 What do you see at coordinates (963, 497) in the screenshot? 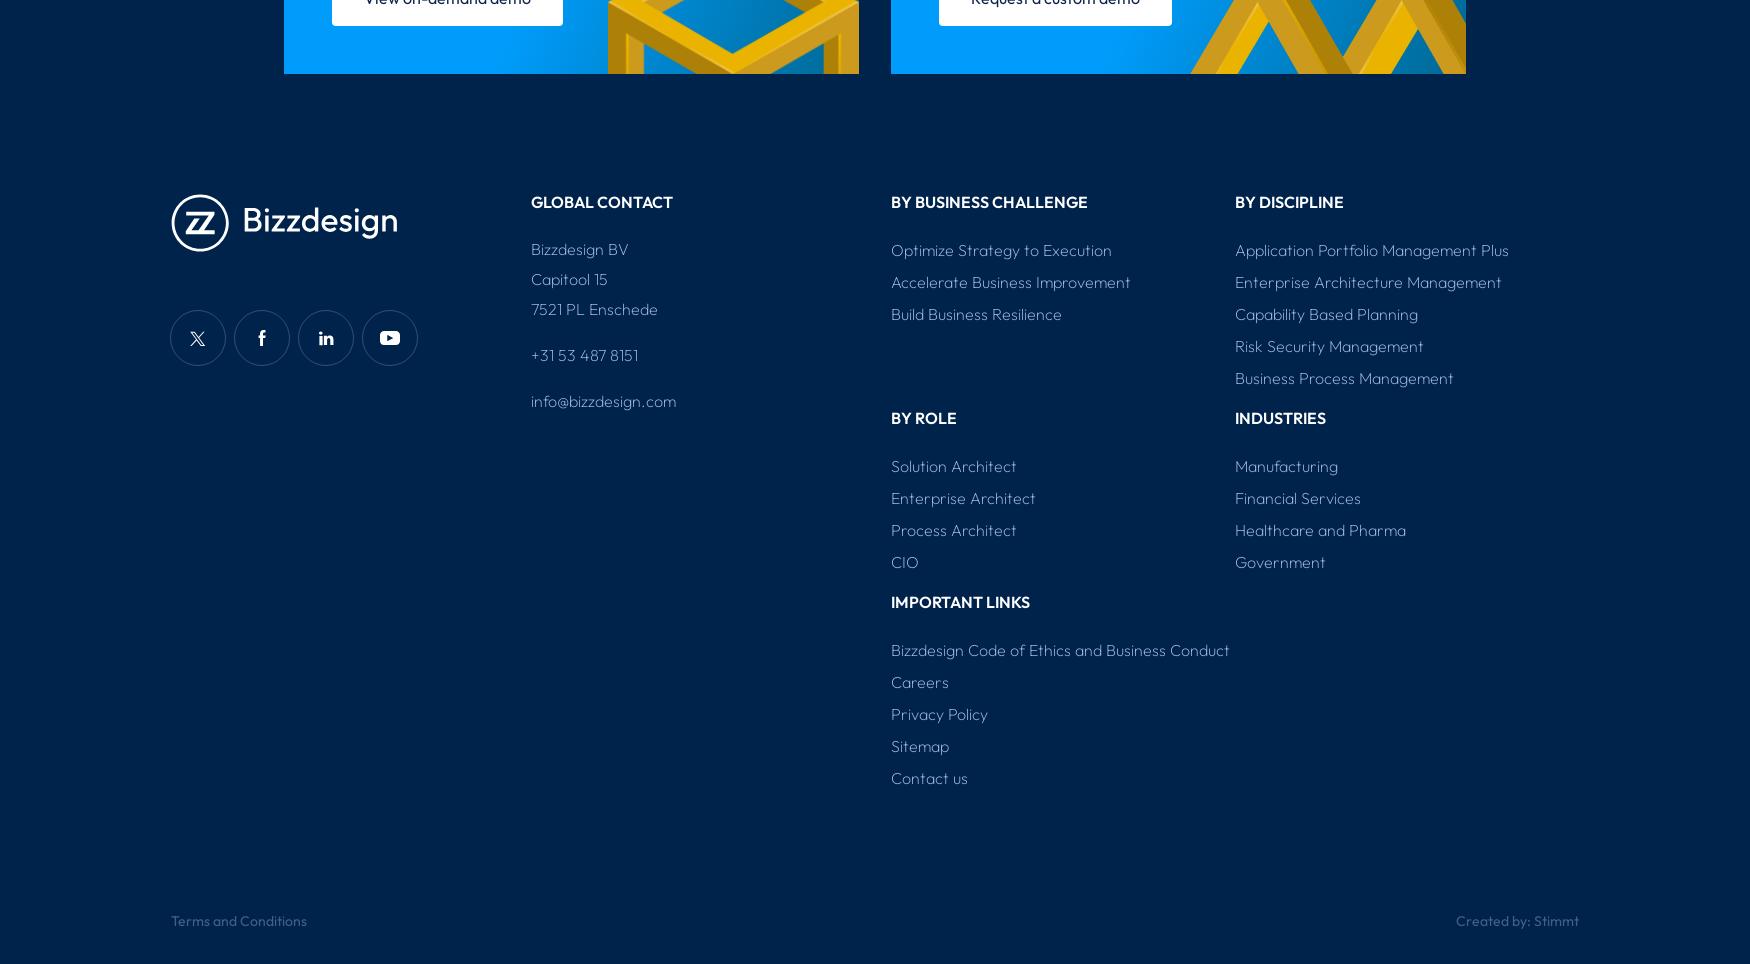
I see `'Enterprise Architect'` at bounding box center [963, 497].